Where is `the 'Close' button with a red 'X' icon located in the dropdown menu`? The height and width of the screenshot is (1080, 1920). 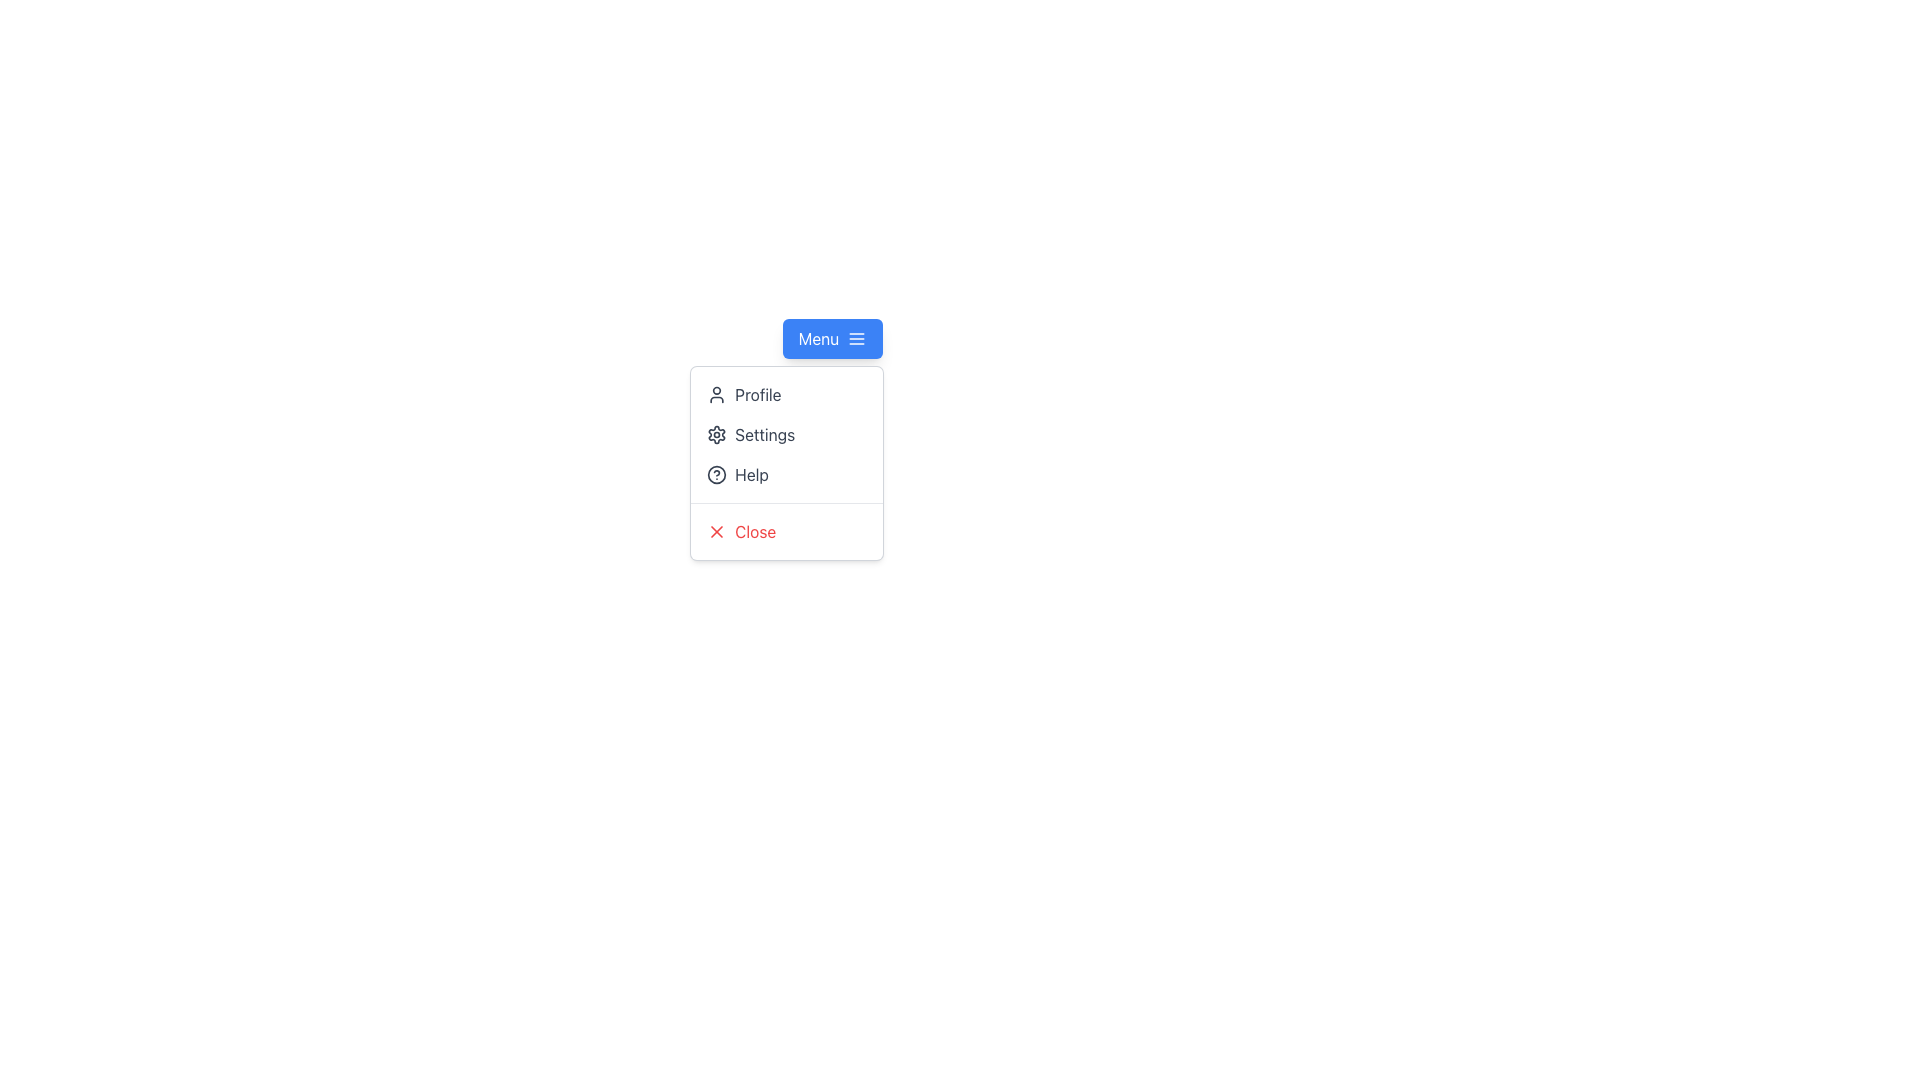 the 'Close' button with a red 'X' icon located in the dropdown menu is located at coordinates (786, 531).